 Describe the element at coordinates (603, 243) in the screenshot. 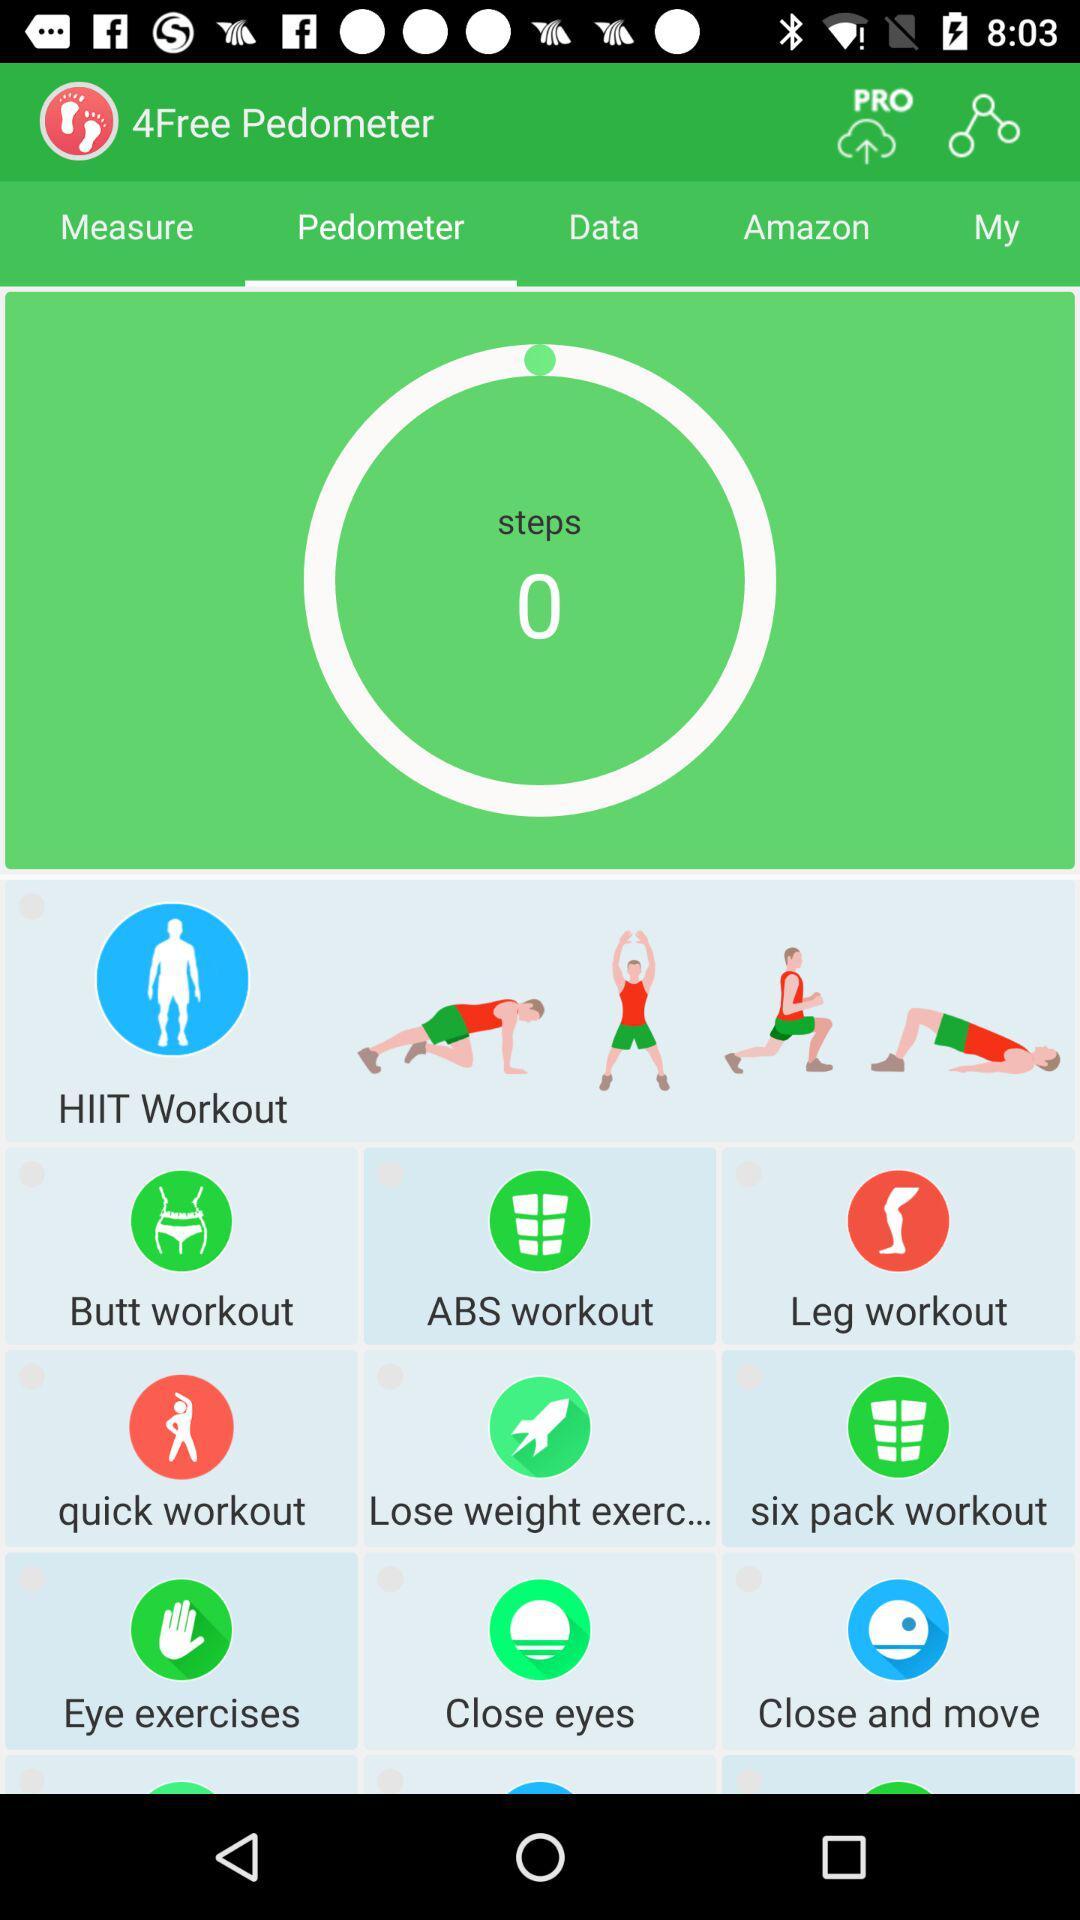

I see `data icon` at that location.